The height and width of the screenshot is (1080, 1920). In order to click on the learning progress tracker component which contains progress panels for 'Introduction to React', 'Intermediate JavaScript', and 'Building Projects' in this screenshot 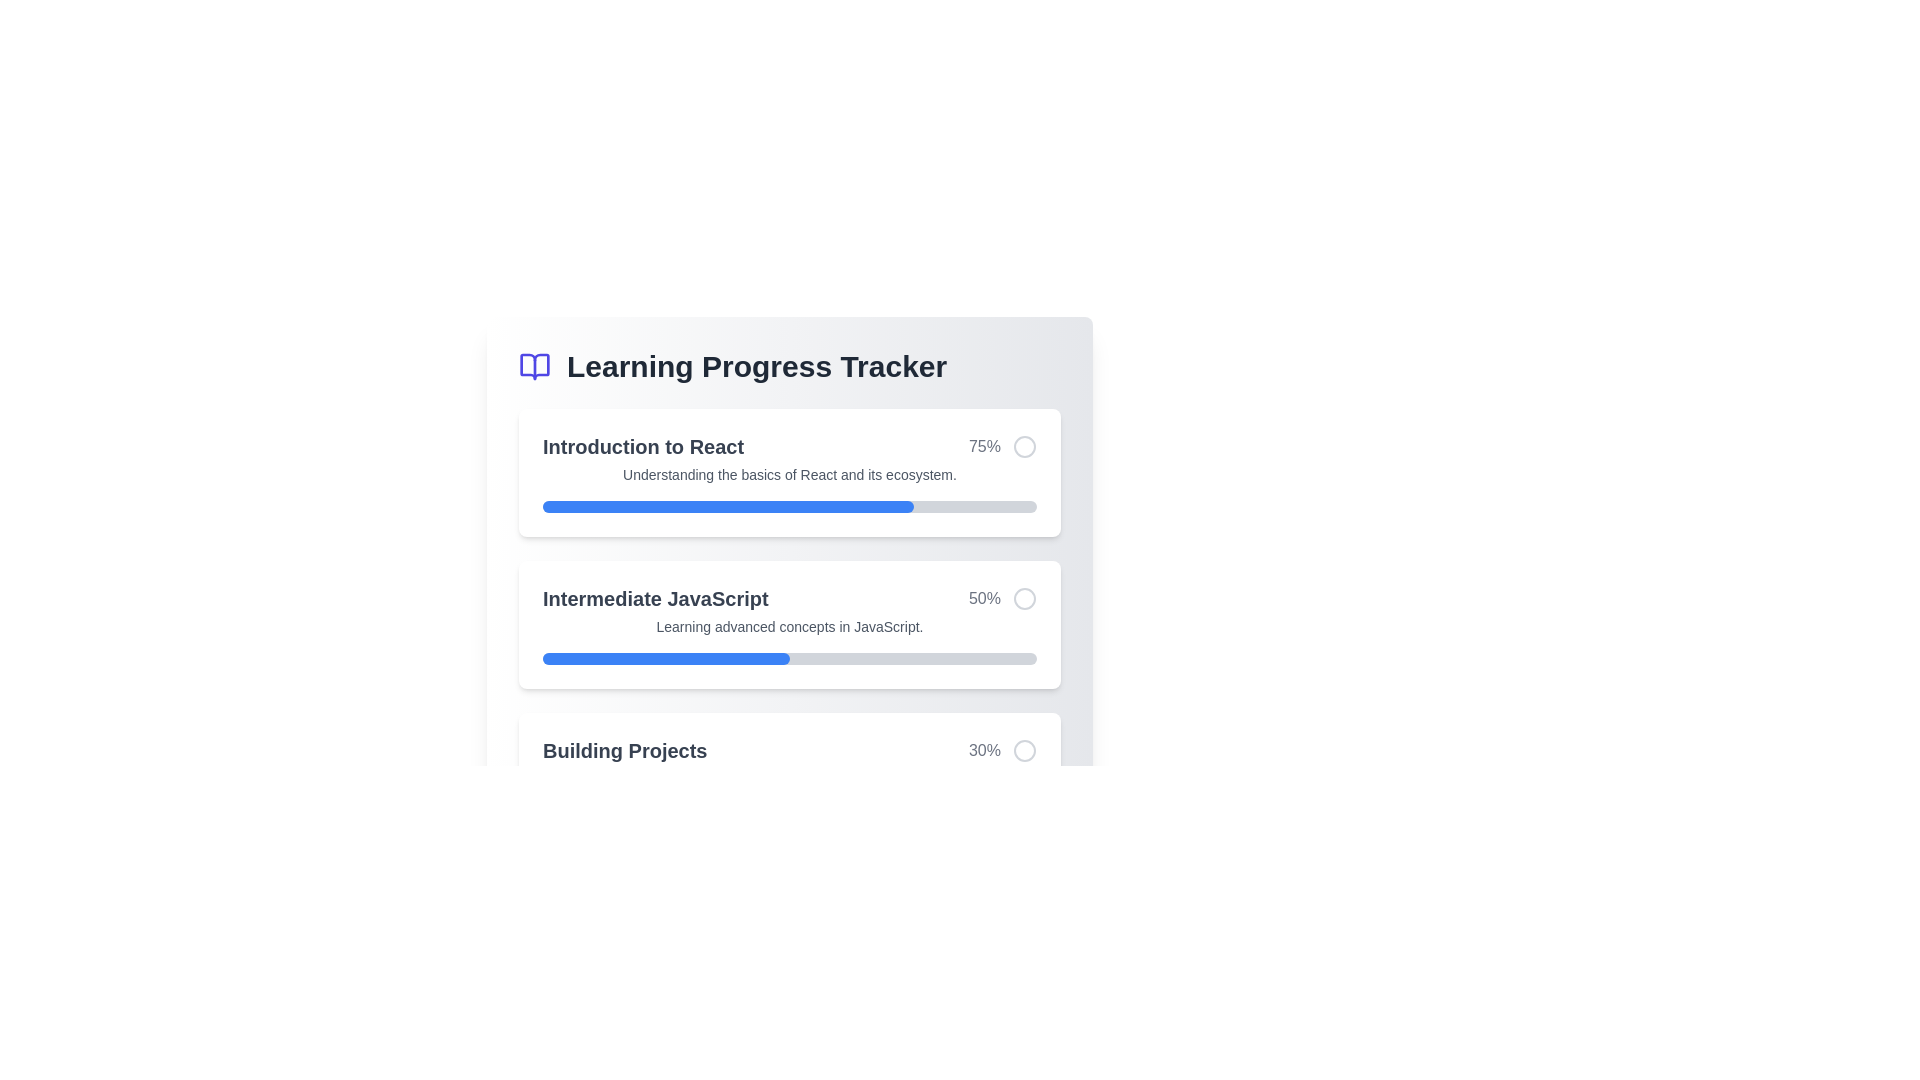, I will do `click(789, 623)`.